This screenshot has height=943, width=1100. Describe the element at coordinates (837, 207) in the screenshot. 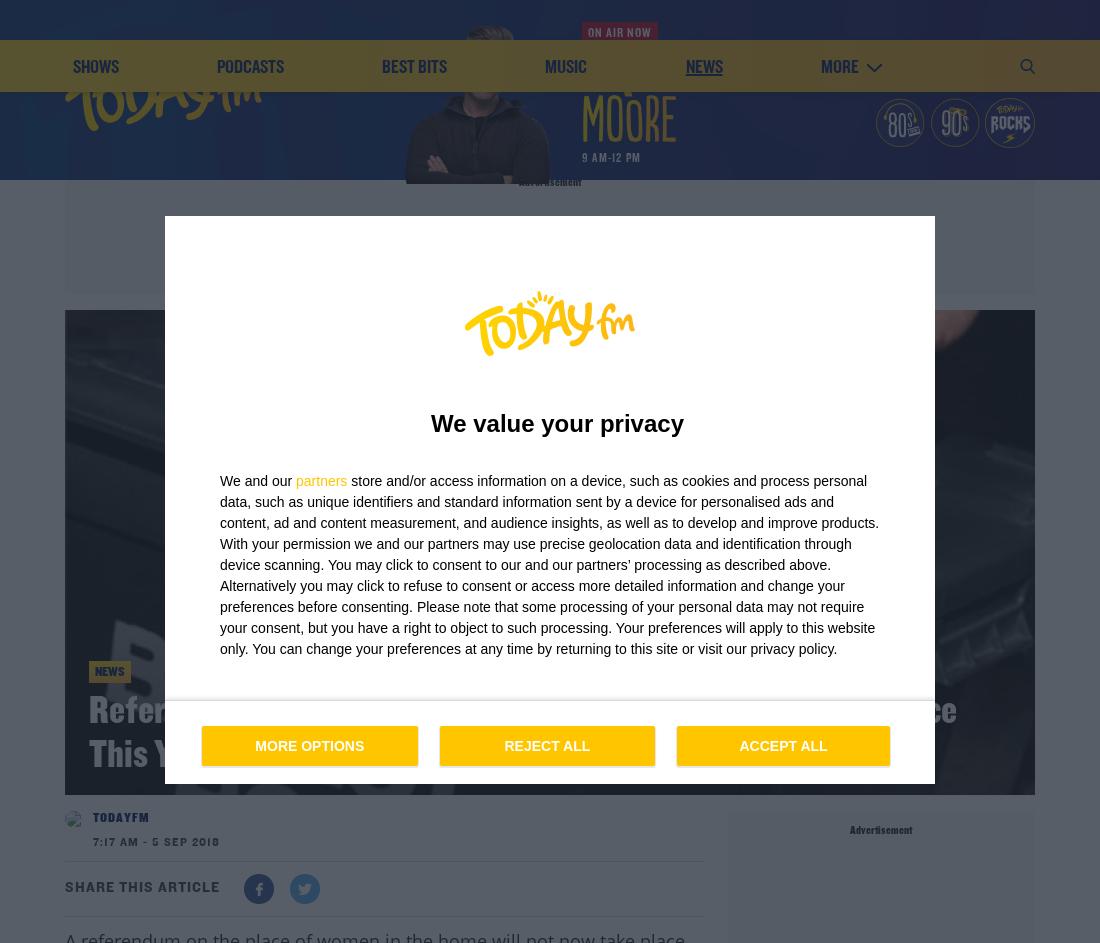

I see `'more'` at that location.